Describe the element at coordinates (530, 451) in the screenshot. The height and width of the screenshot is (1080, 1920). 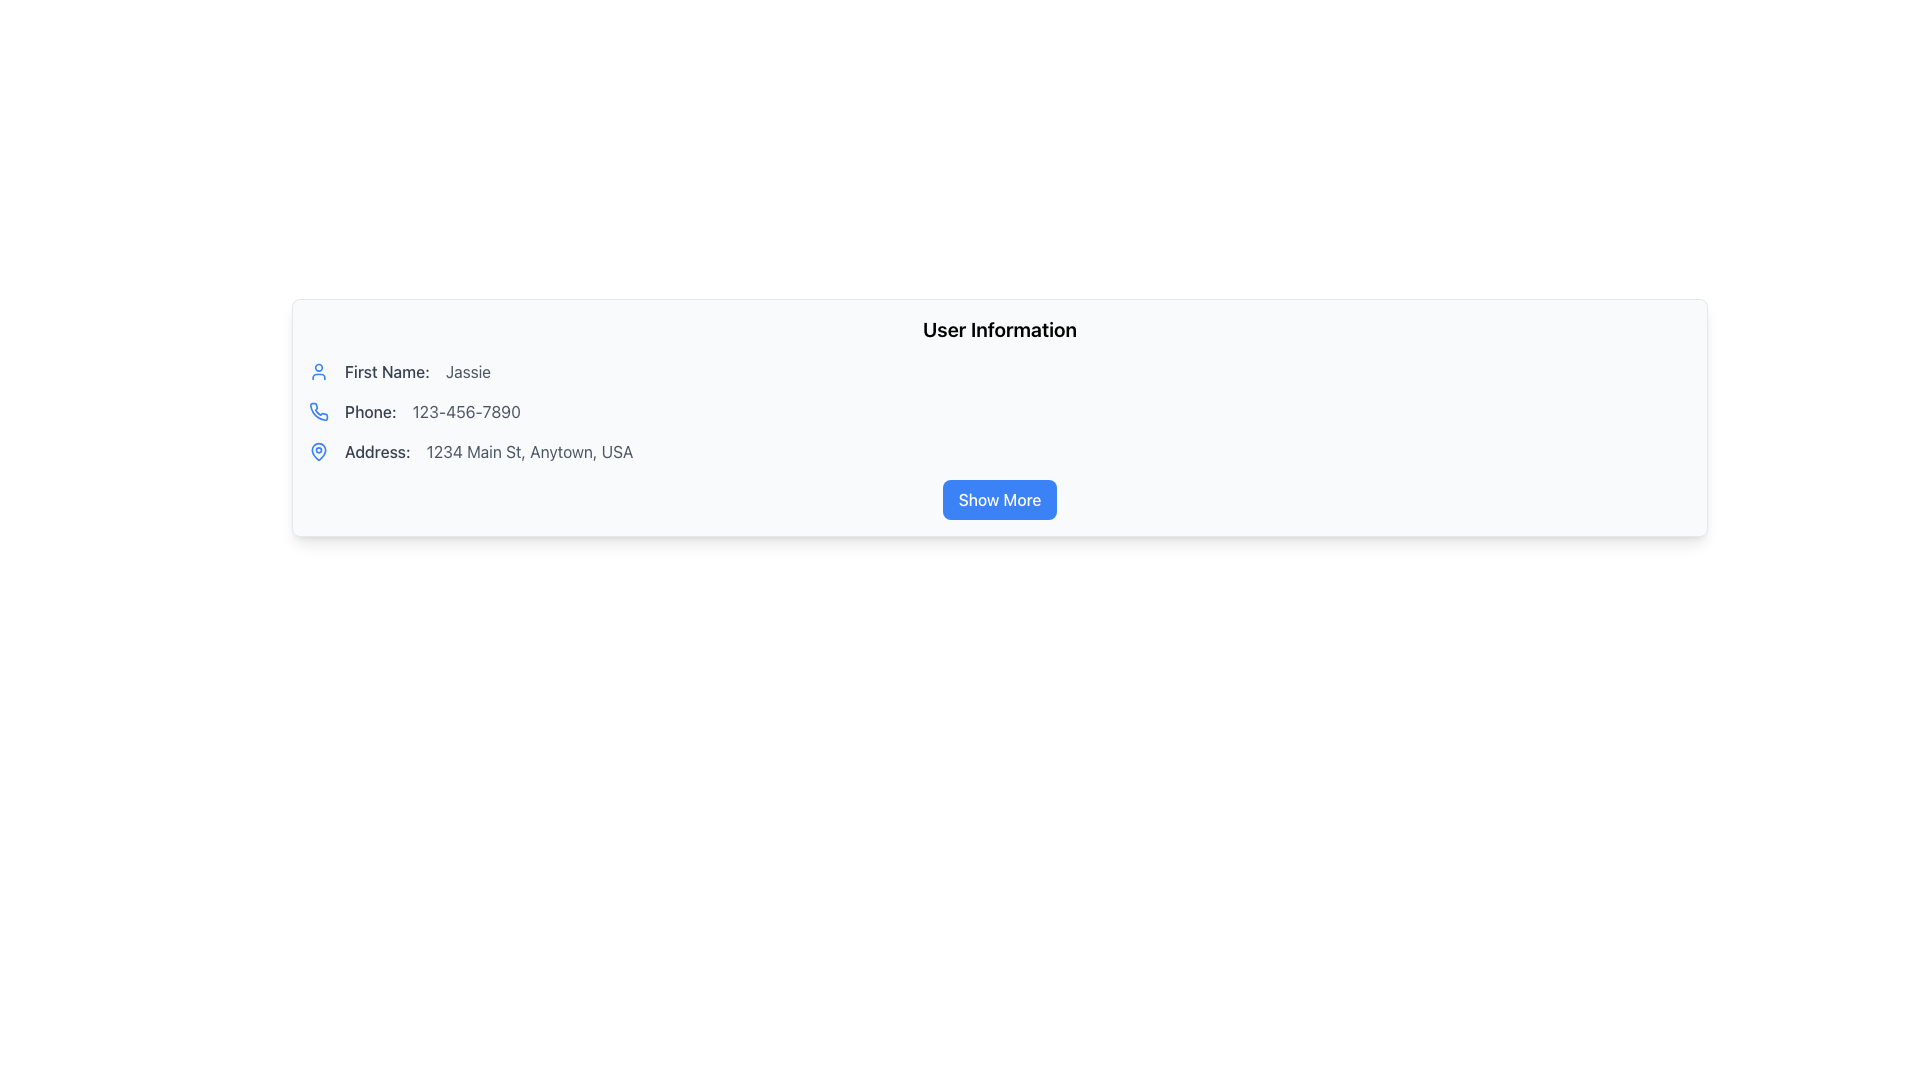
I see `the static text displaying the user's address information, which is located to the right of the 'Address:' label in the user details panel` at that location.